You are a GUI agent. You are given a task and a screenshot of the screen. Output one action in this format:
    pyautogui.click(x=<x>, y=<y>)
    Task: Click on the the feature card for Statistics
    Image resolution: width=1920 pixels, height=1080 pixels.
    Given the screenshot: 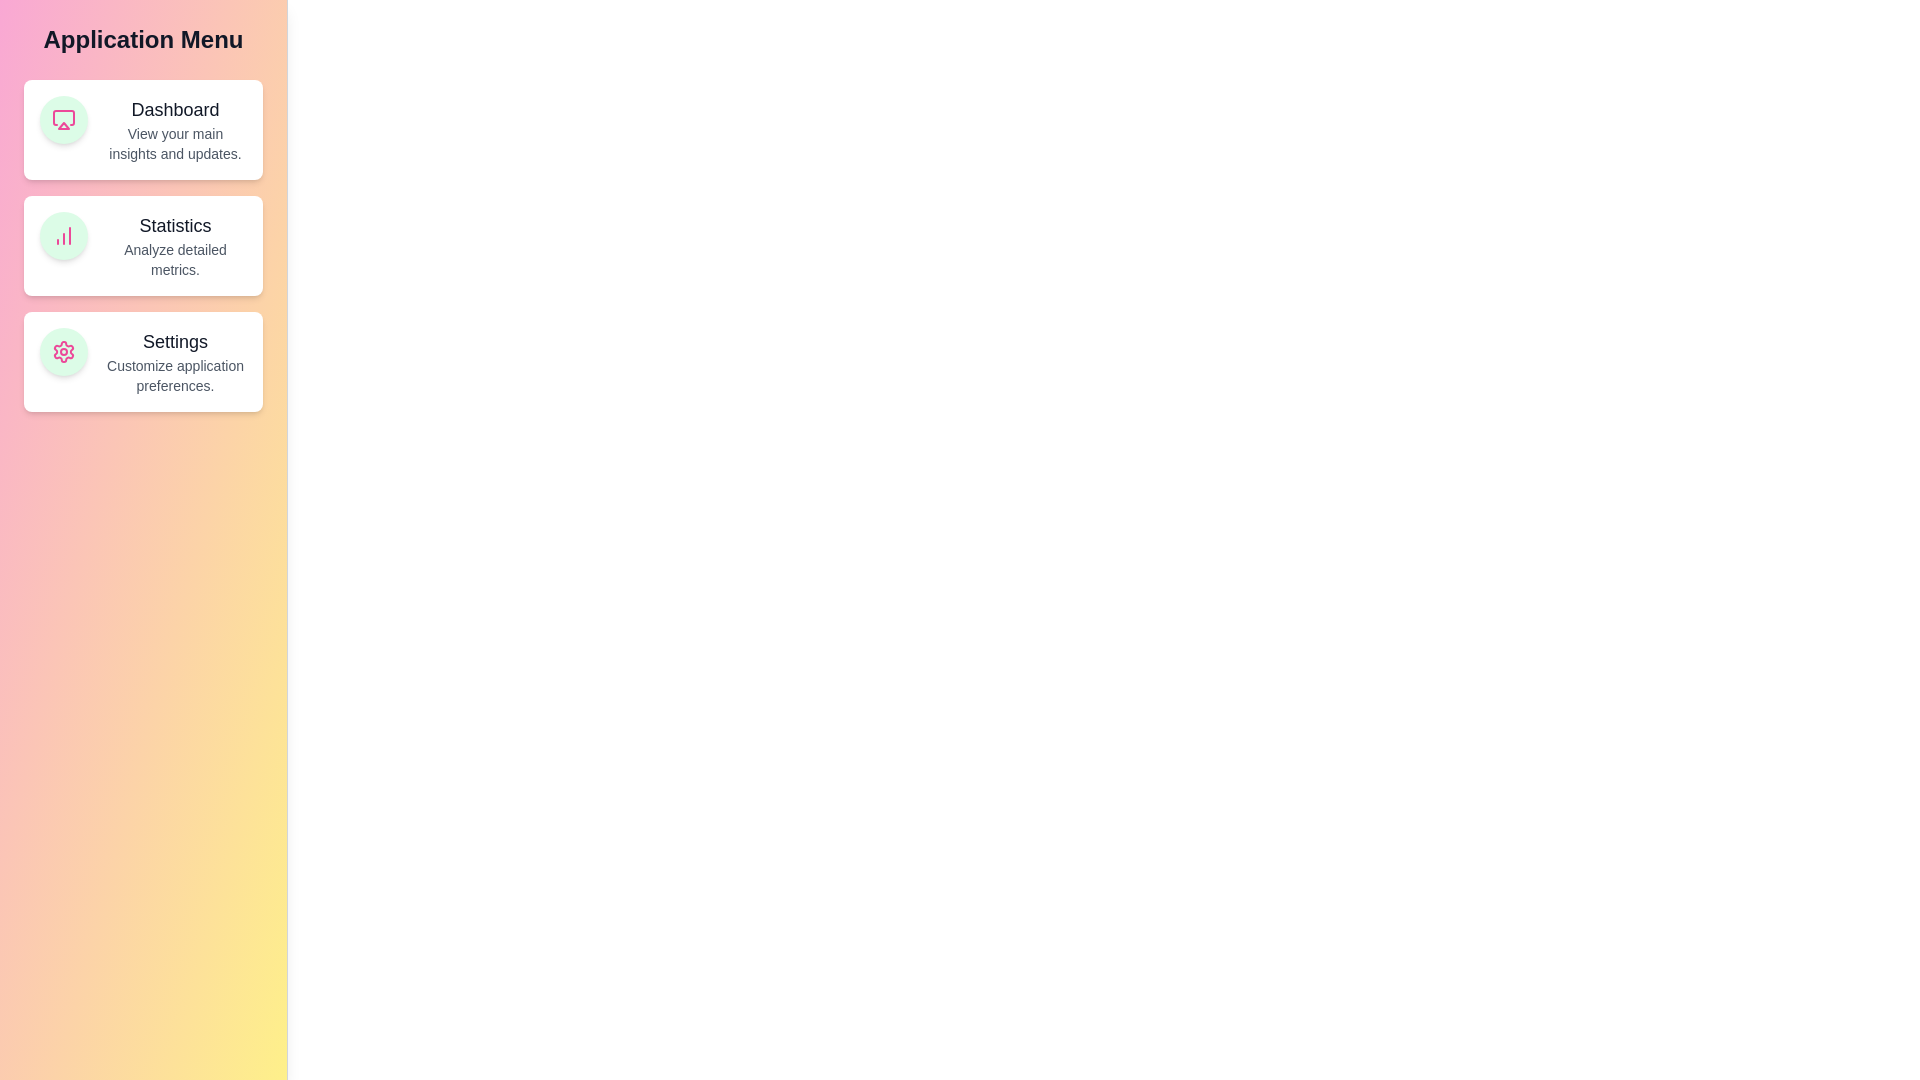 What is the action you would take?
    pyautogui.click(x=142, y=245)
    